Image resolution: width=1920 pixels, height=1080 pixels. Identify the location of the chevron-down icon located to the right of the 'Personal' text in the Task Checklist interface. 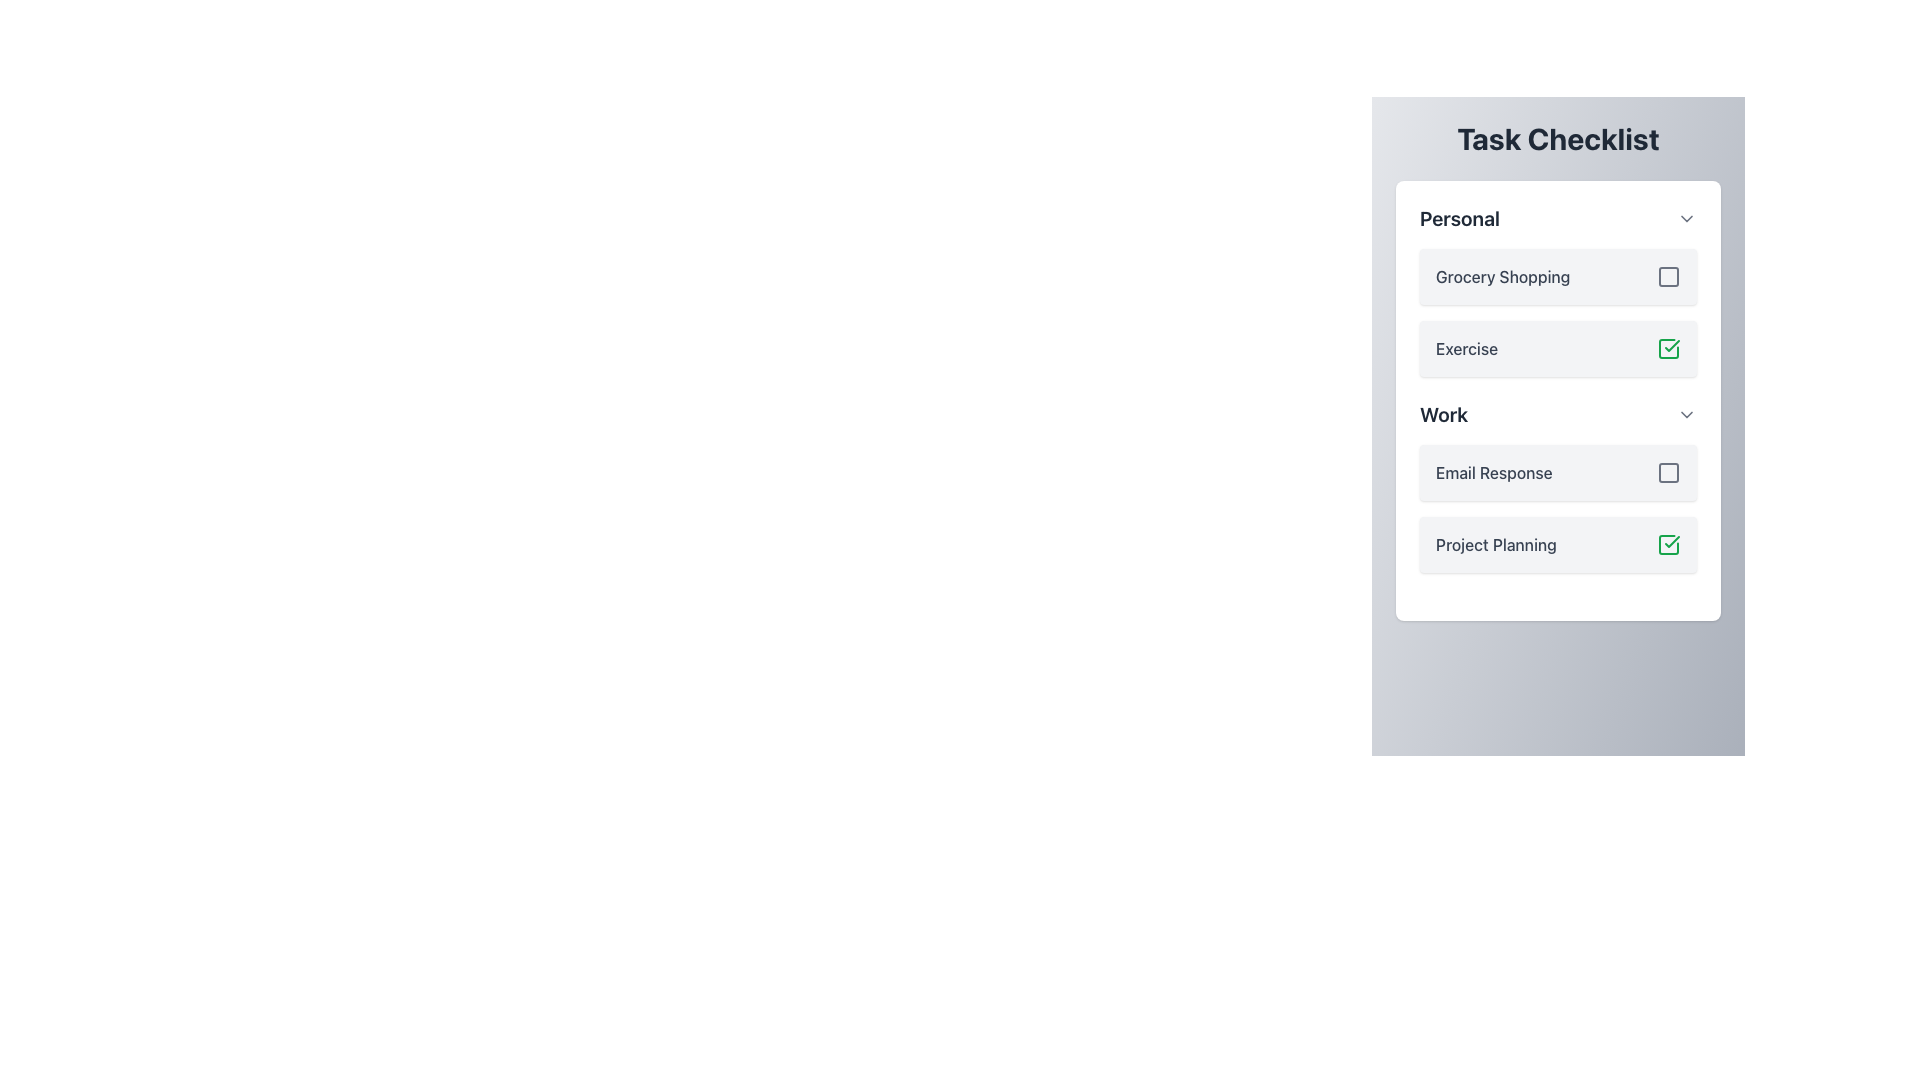
(1685, 219).